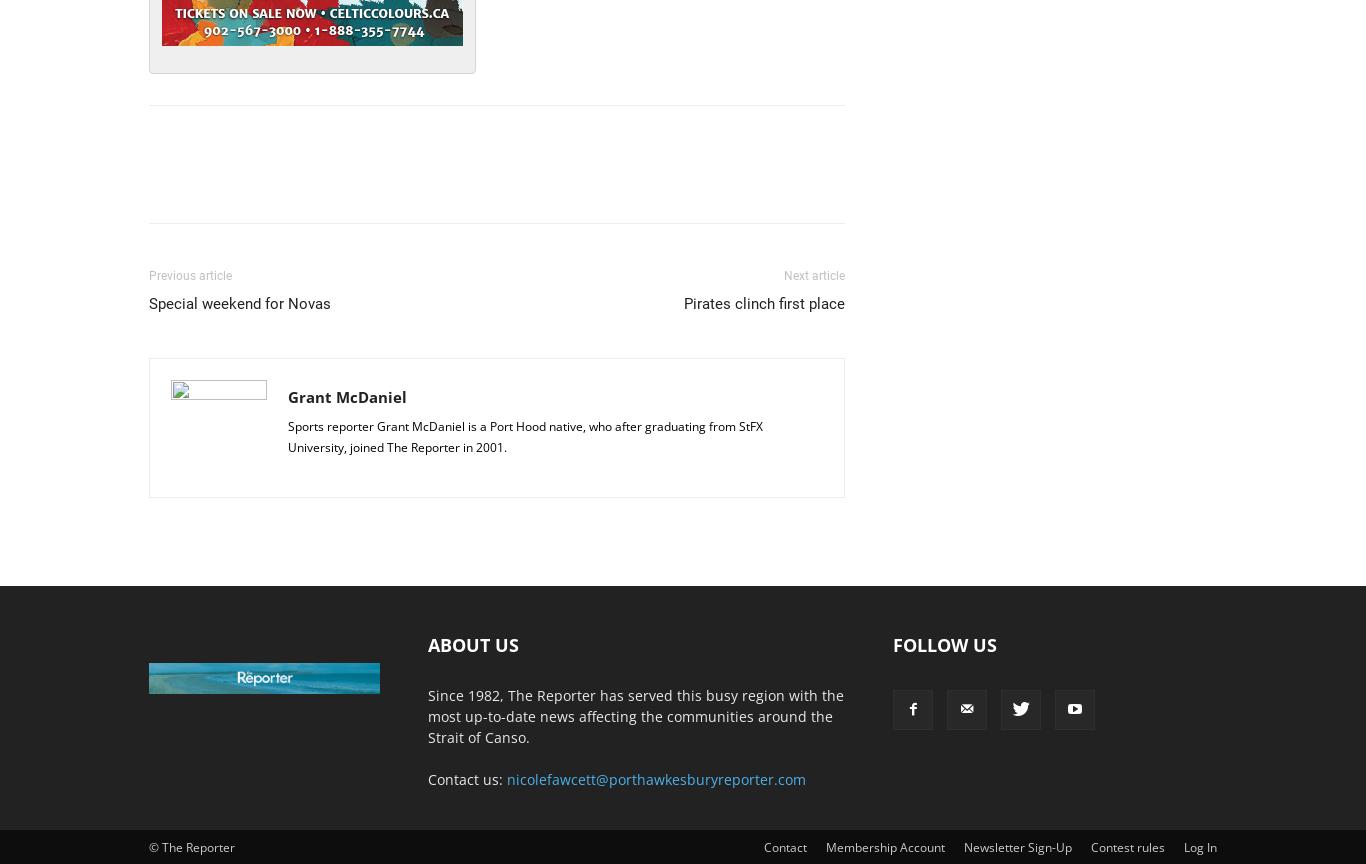 The image size is (1366, 864). I want to click on 'Previous article', so click(189, 275).